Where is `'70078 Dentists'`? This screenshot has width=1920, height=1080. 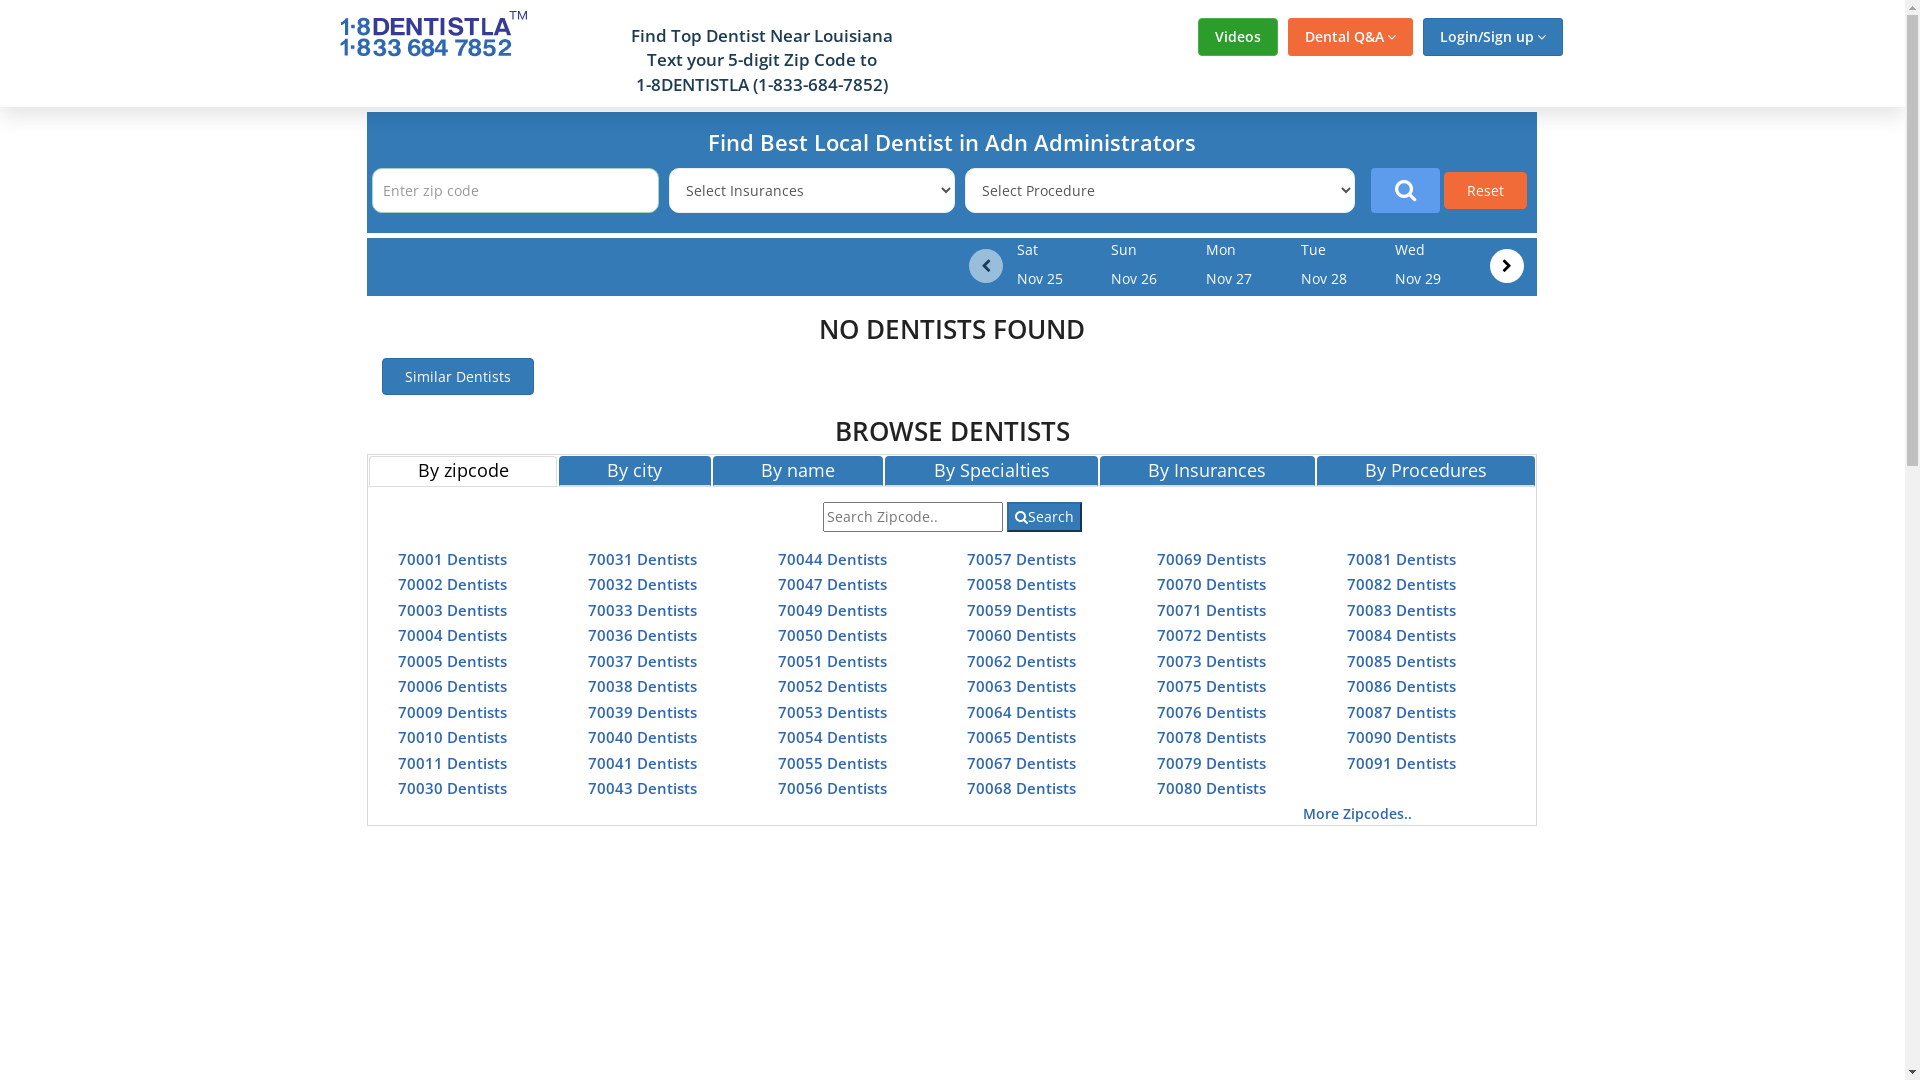
'70078 Dentists' is located at coordinates (1210, 736).